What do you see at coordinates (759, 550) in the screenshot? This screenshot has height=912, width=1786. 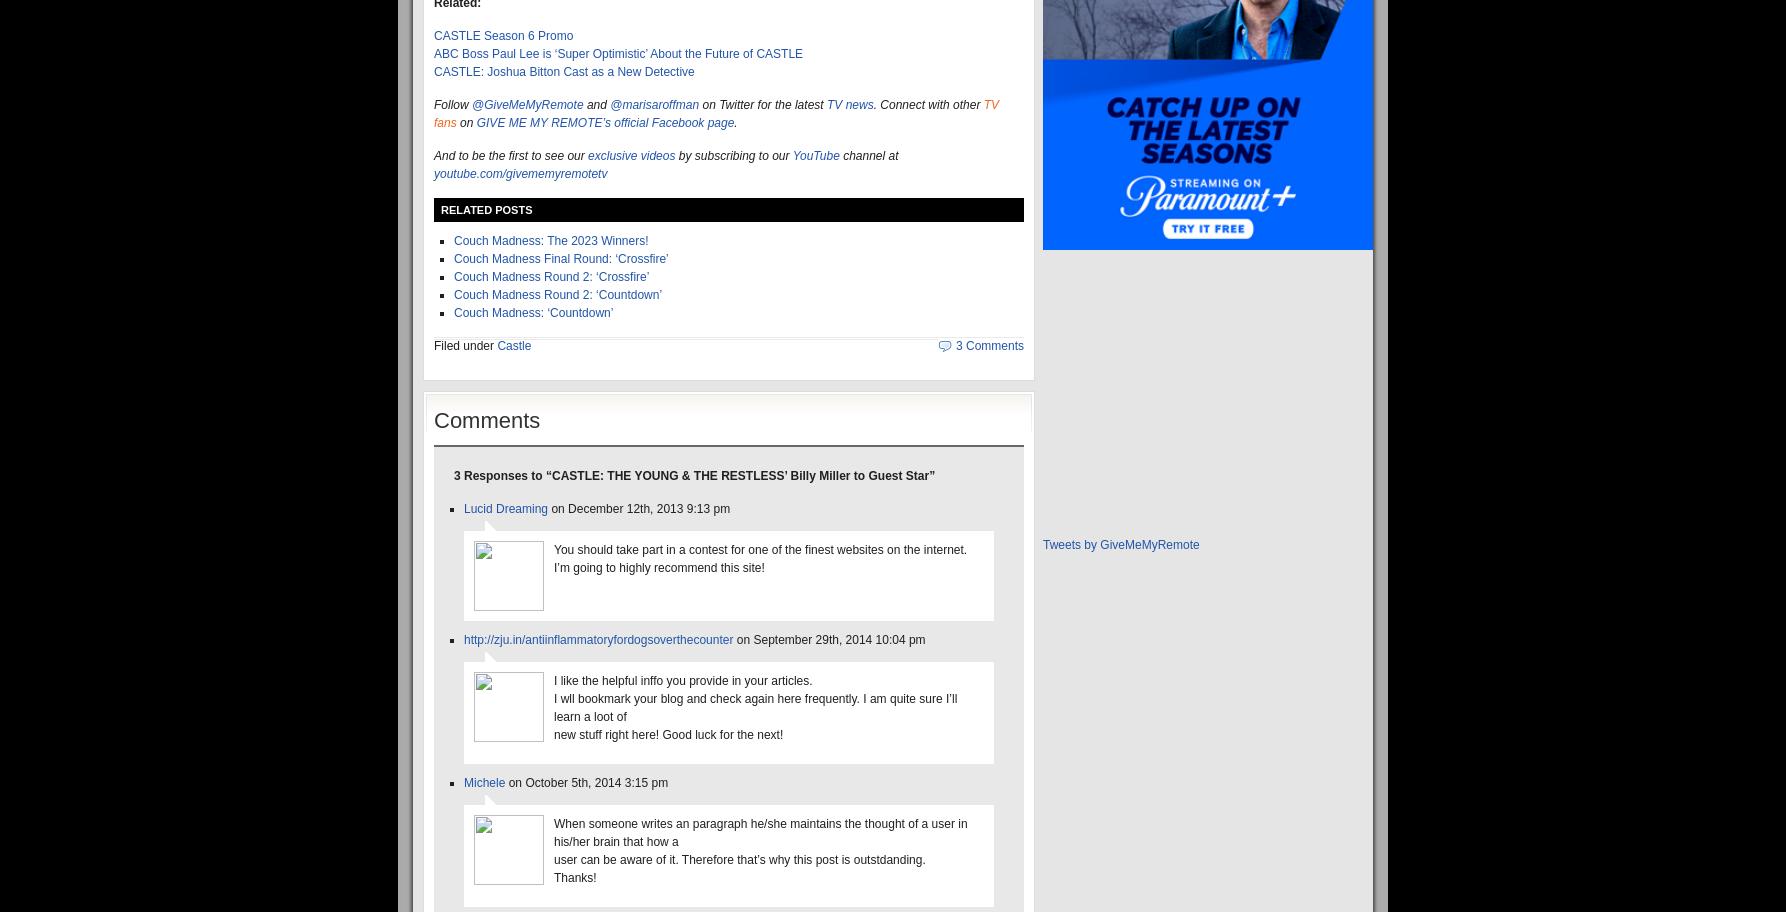 I see `'You should take part in a contest for one of the finest websites on the internet.'` at bounding box center [759, 550].